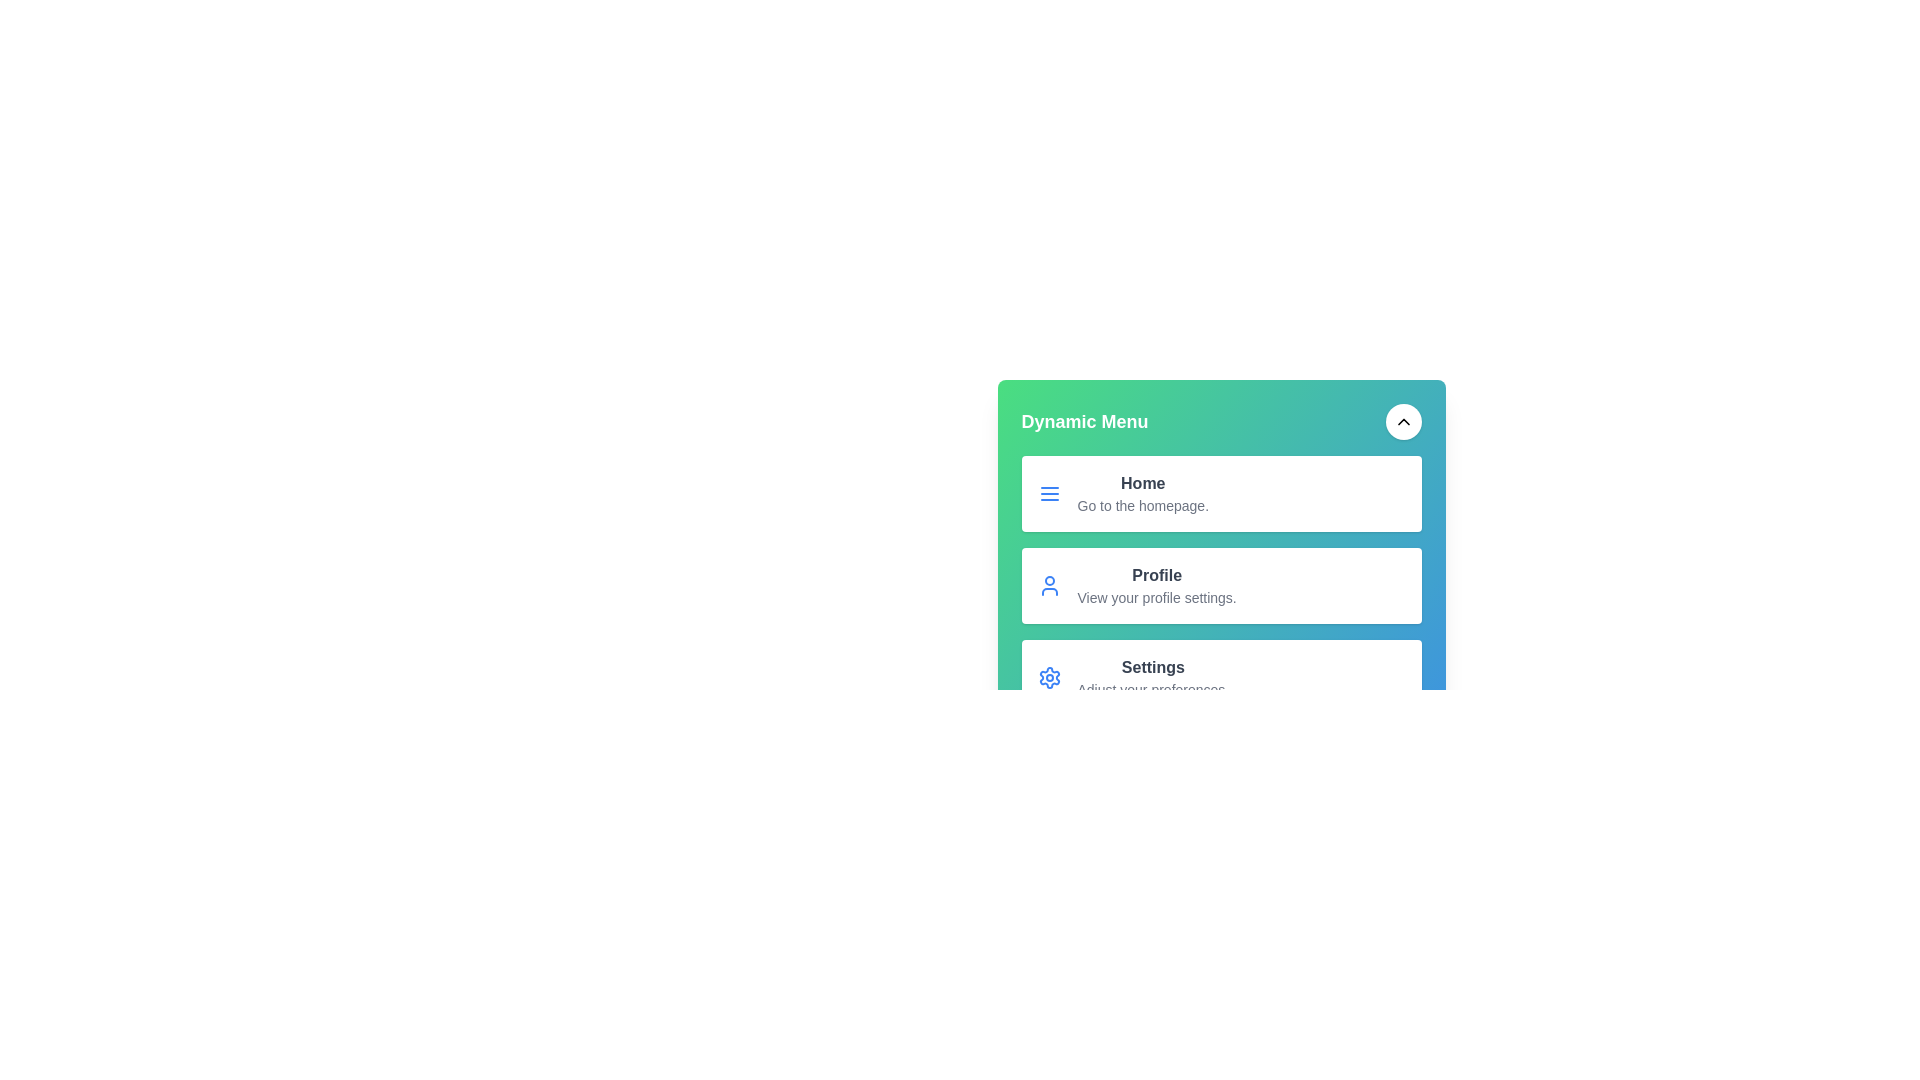  I want to click on the 'Home' button in the menu, so click(1220, 522).